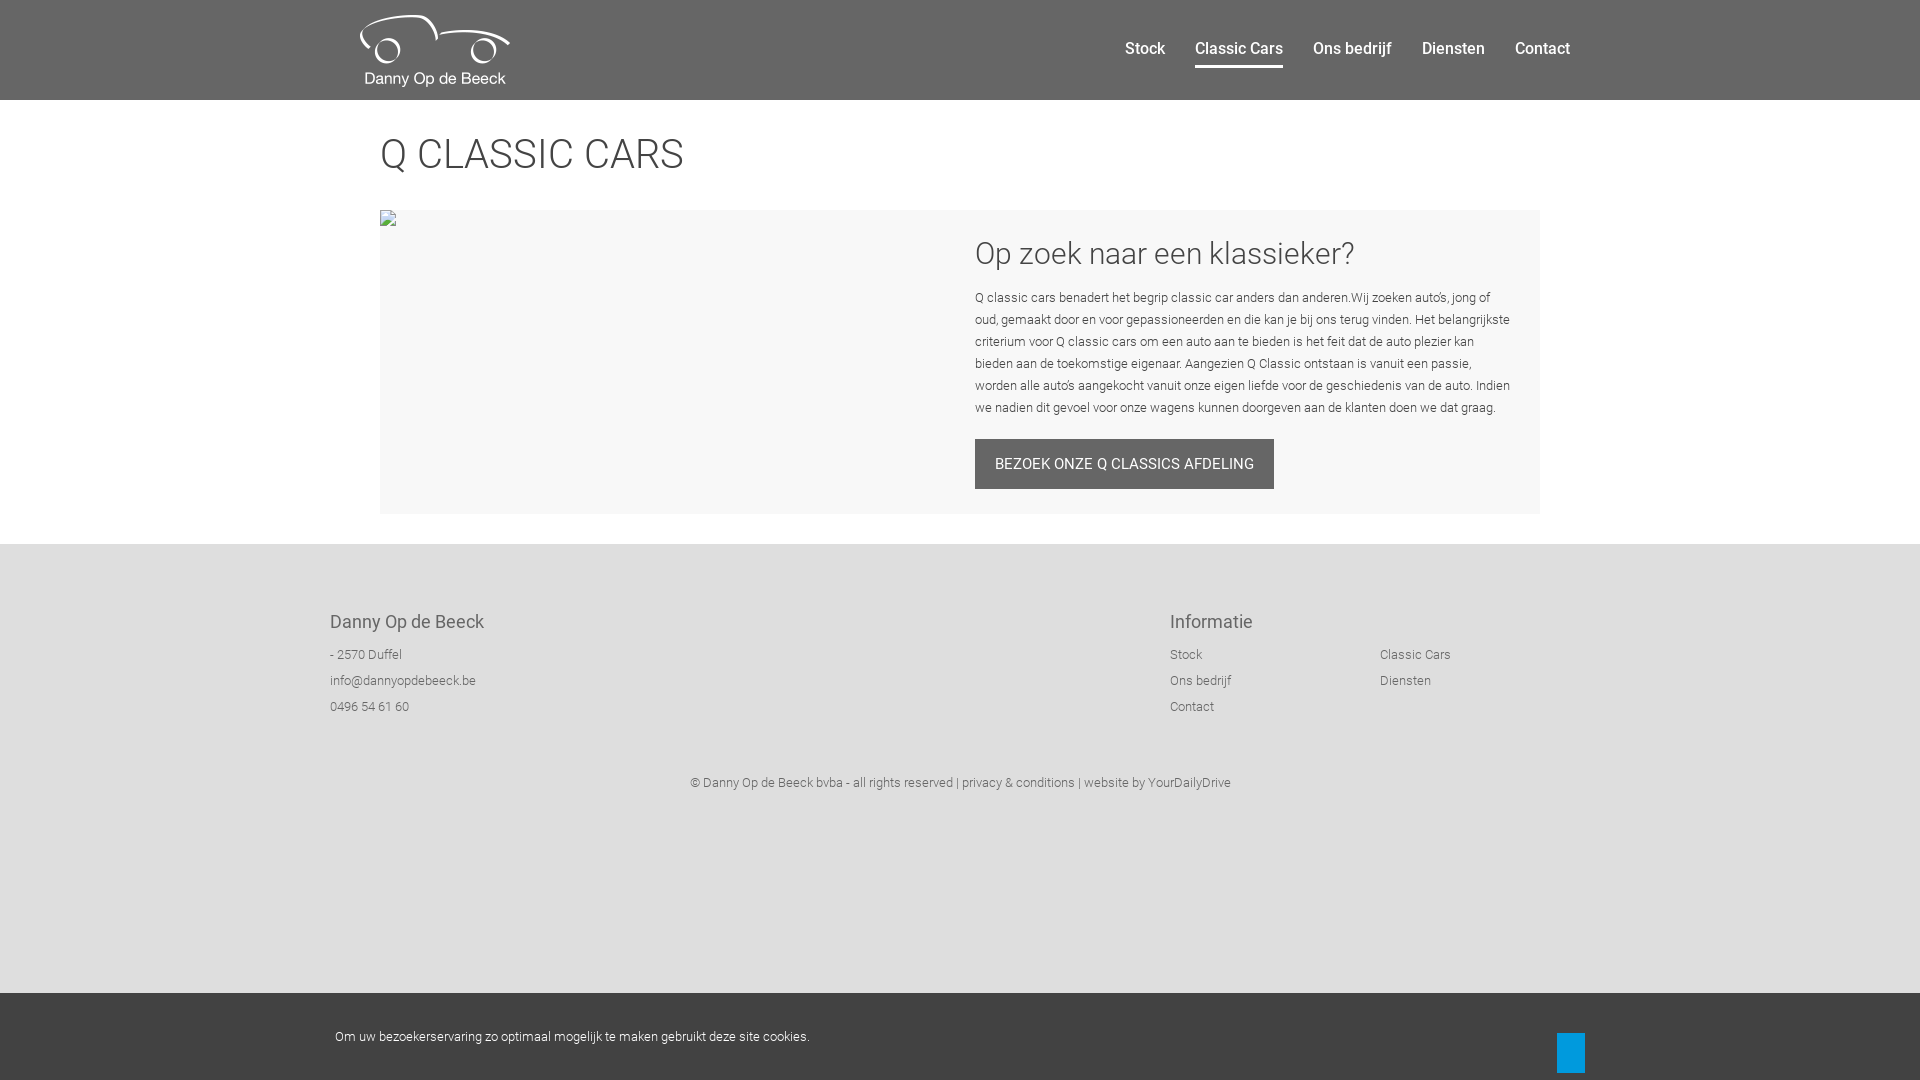 The height and width of the screenshot is (1080, 1920). What do you see at coordinates (1274, 705) in the screenshot?
I see `'Contact'` at bounding box center [1274, 705].